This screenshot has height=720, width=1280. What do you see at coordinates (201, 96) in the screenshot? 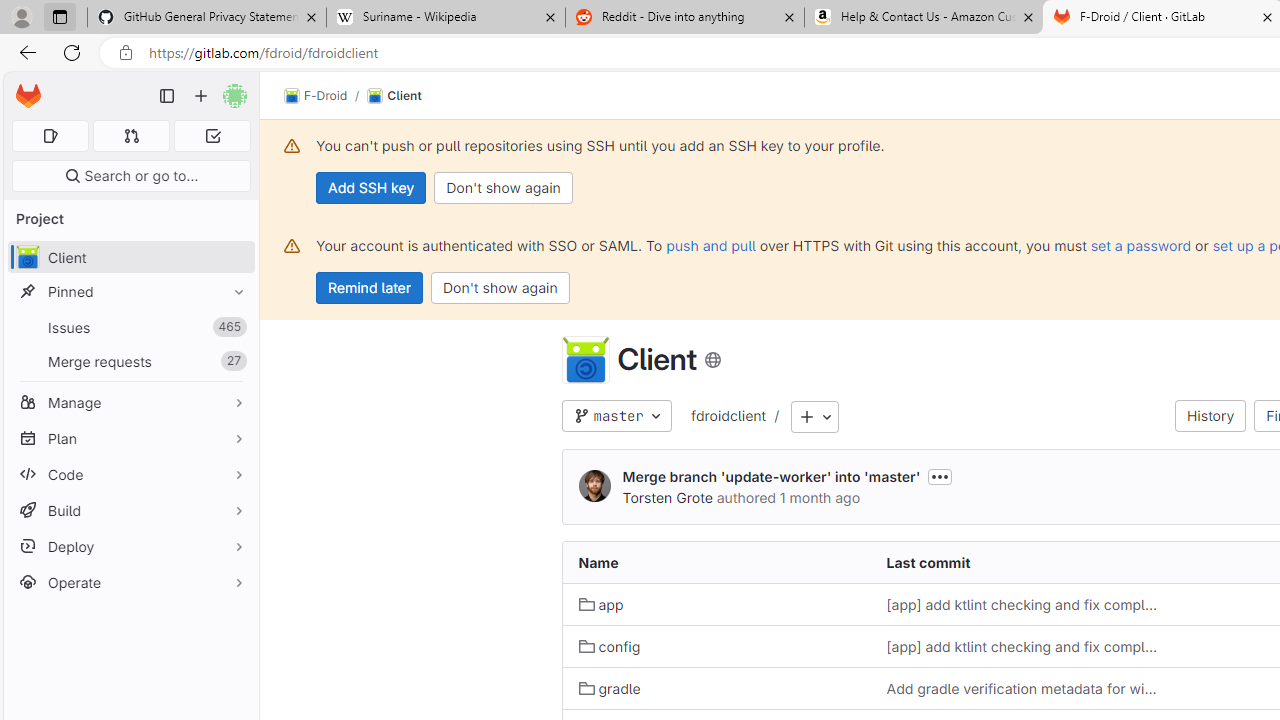
I see `'Create new...'` at bounding box center [201, 96].